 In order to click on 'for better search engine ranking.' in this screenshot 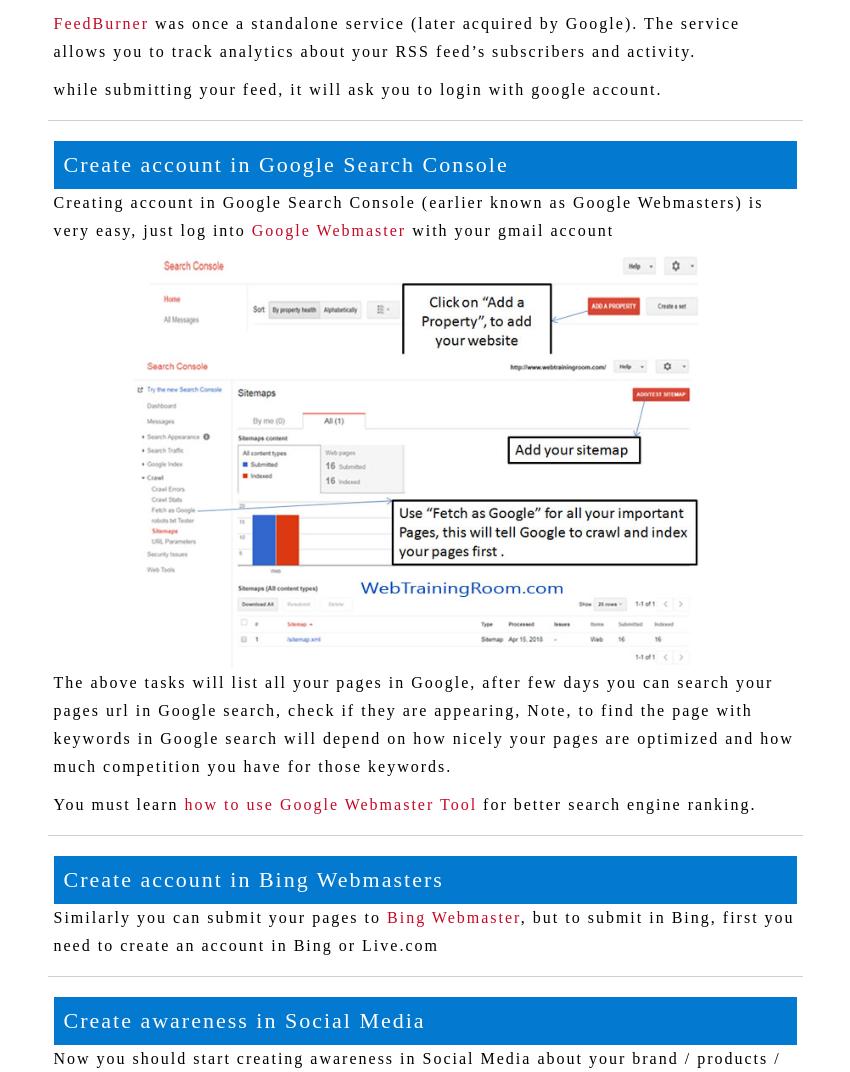, I will do `click(615, 804)`.